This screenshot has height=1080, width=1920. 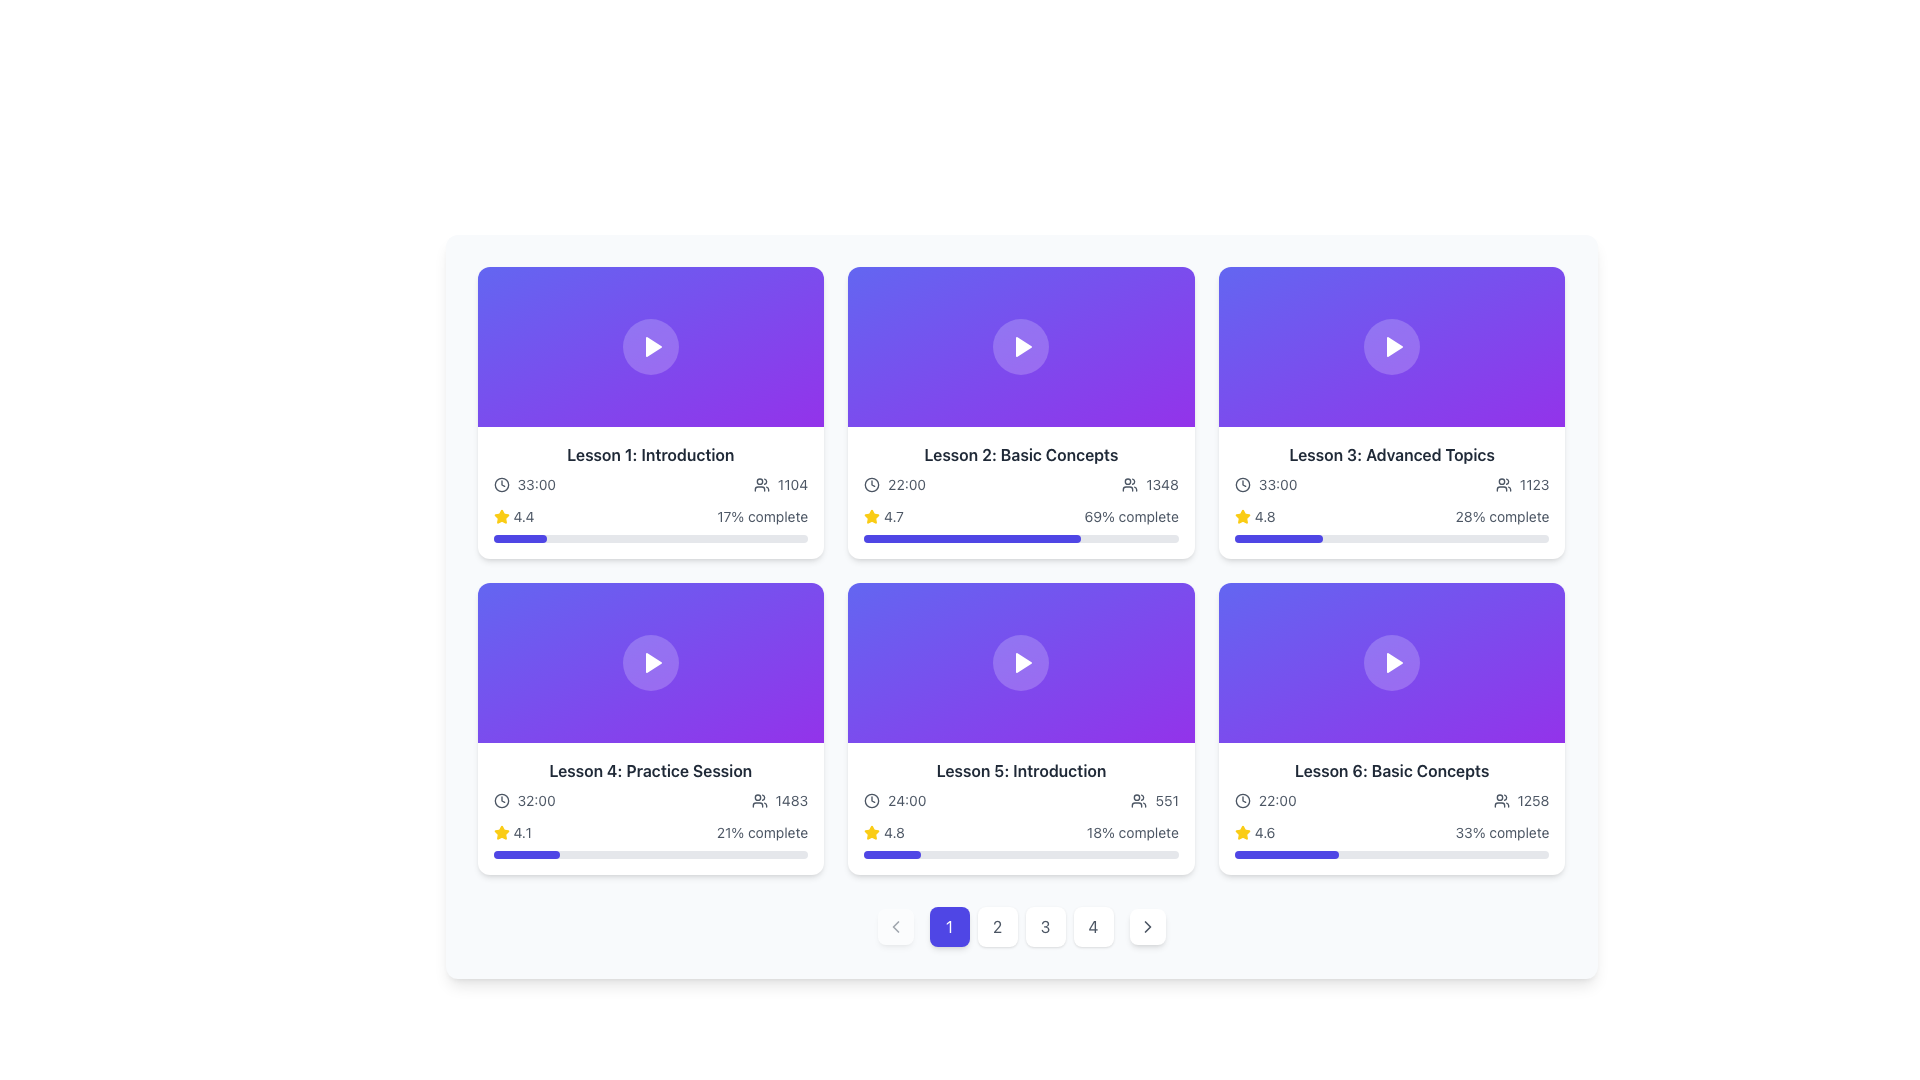 What do you see at coordinates (650, 663) in the screenshot?
I see `the Multimedia content button area located at the center of the upper portion of the card for 'Lesson 4: Practice Session' to play the associated video or multimedia content` at bounding box center [650, 663].